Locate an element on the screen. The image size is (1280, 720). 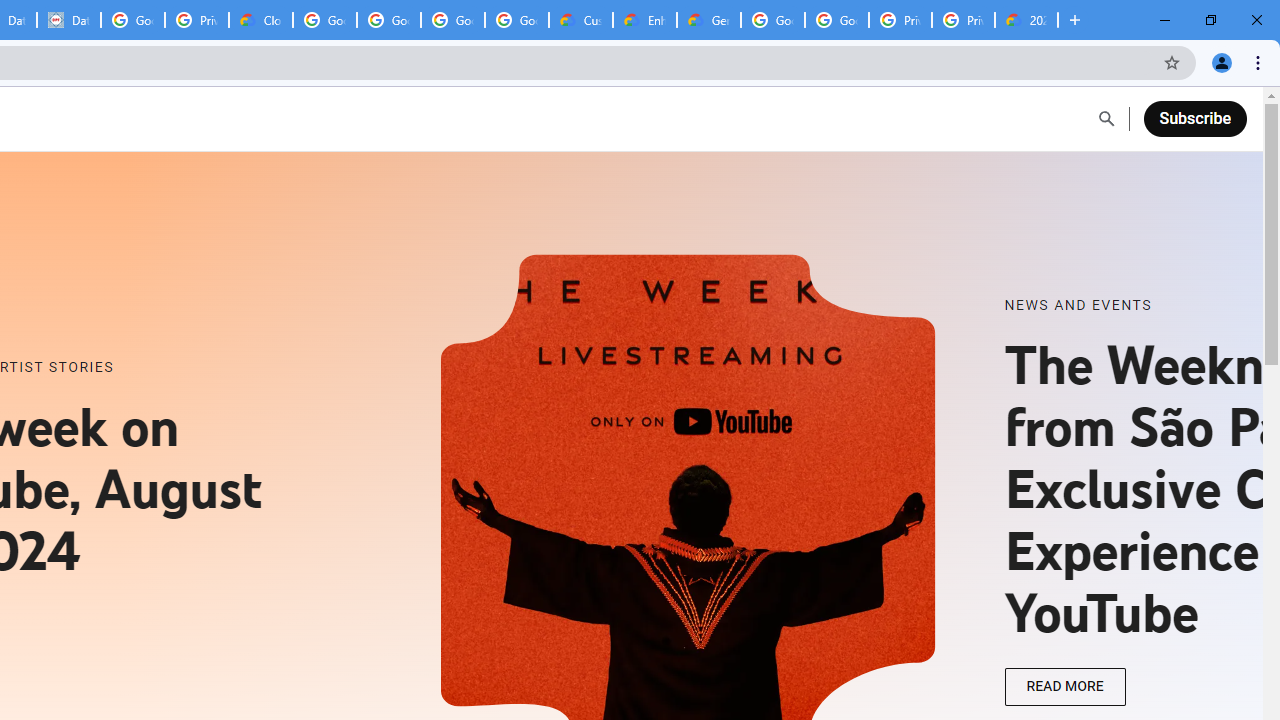
'Cloud Data Processing Addendum | Google Cloud' is located at coordinates (260, 20).